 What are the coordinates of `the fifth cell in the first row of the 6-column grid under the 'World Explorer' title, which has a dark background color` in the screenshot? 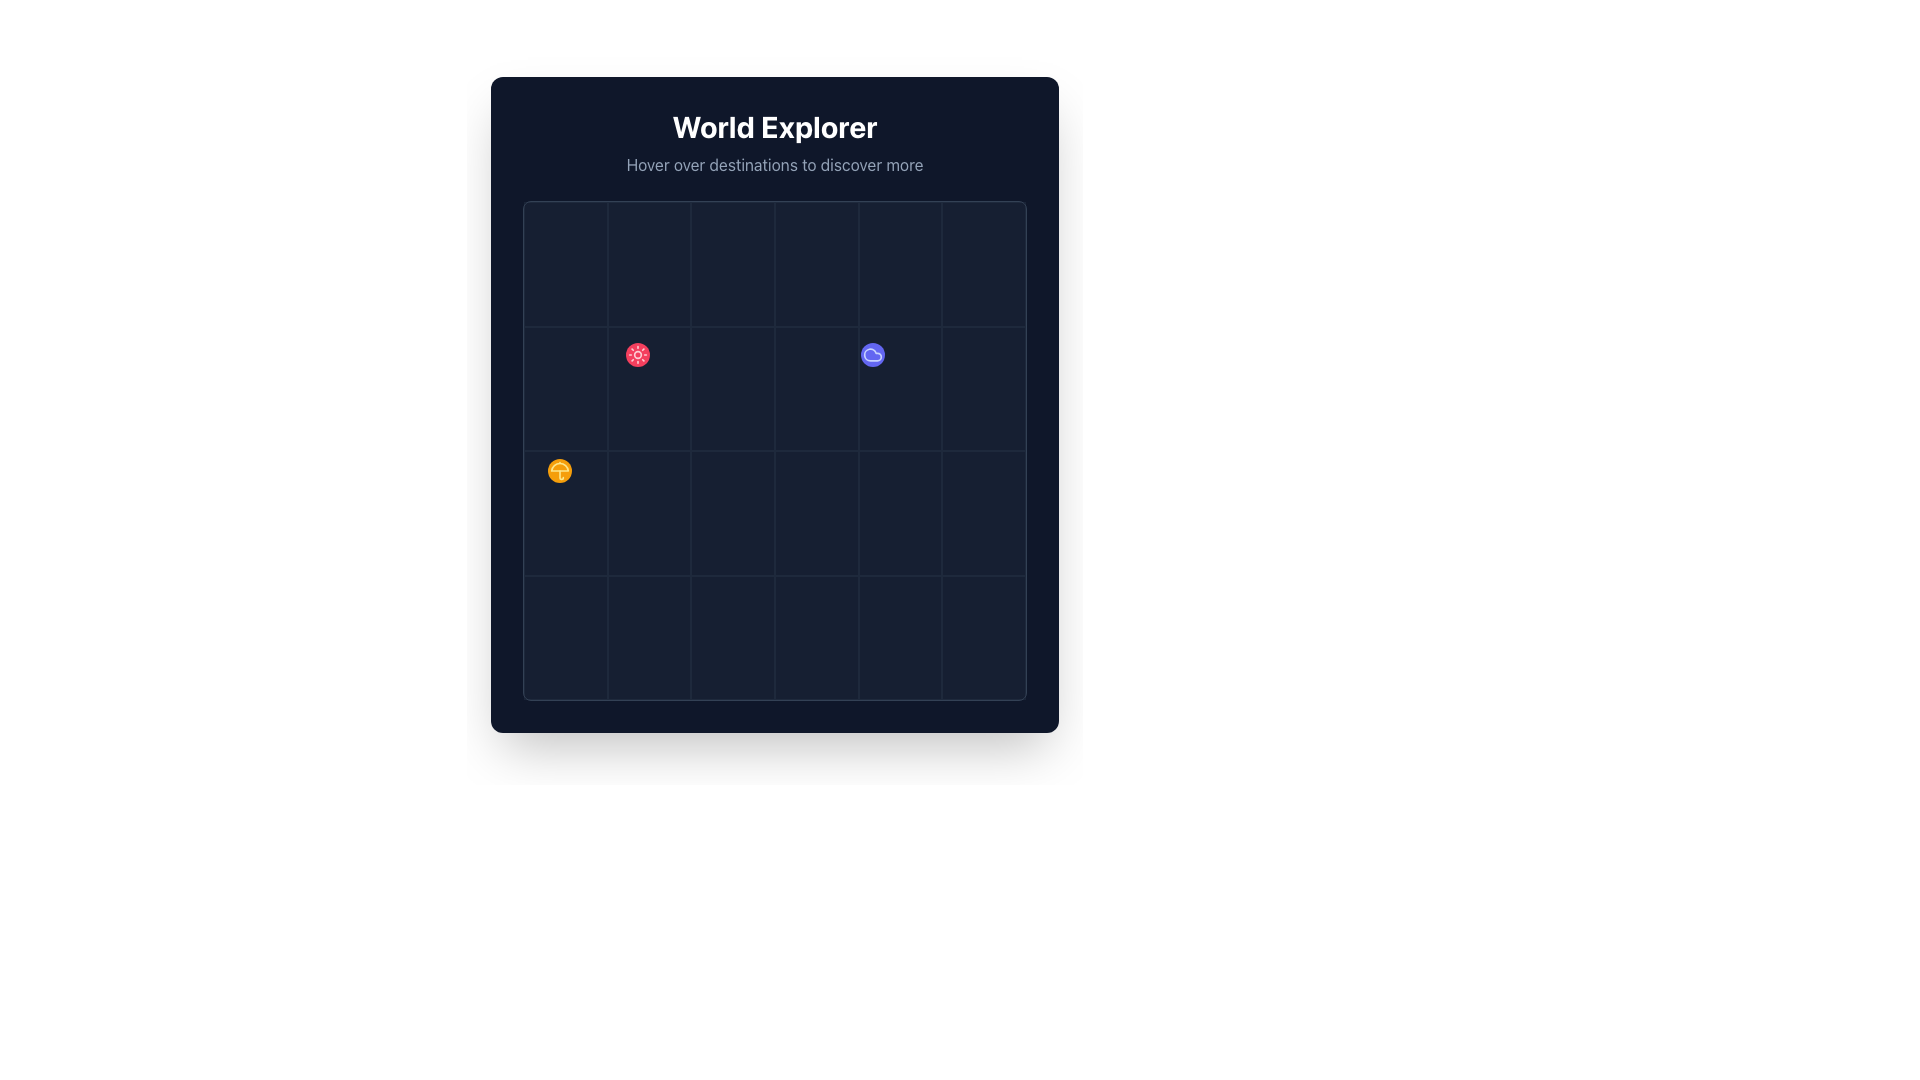 It's located at (899, 263).